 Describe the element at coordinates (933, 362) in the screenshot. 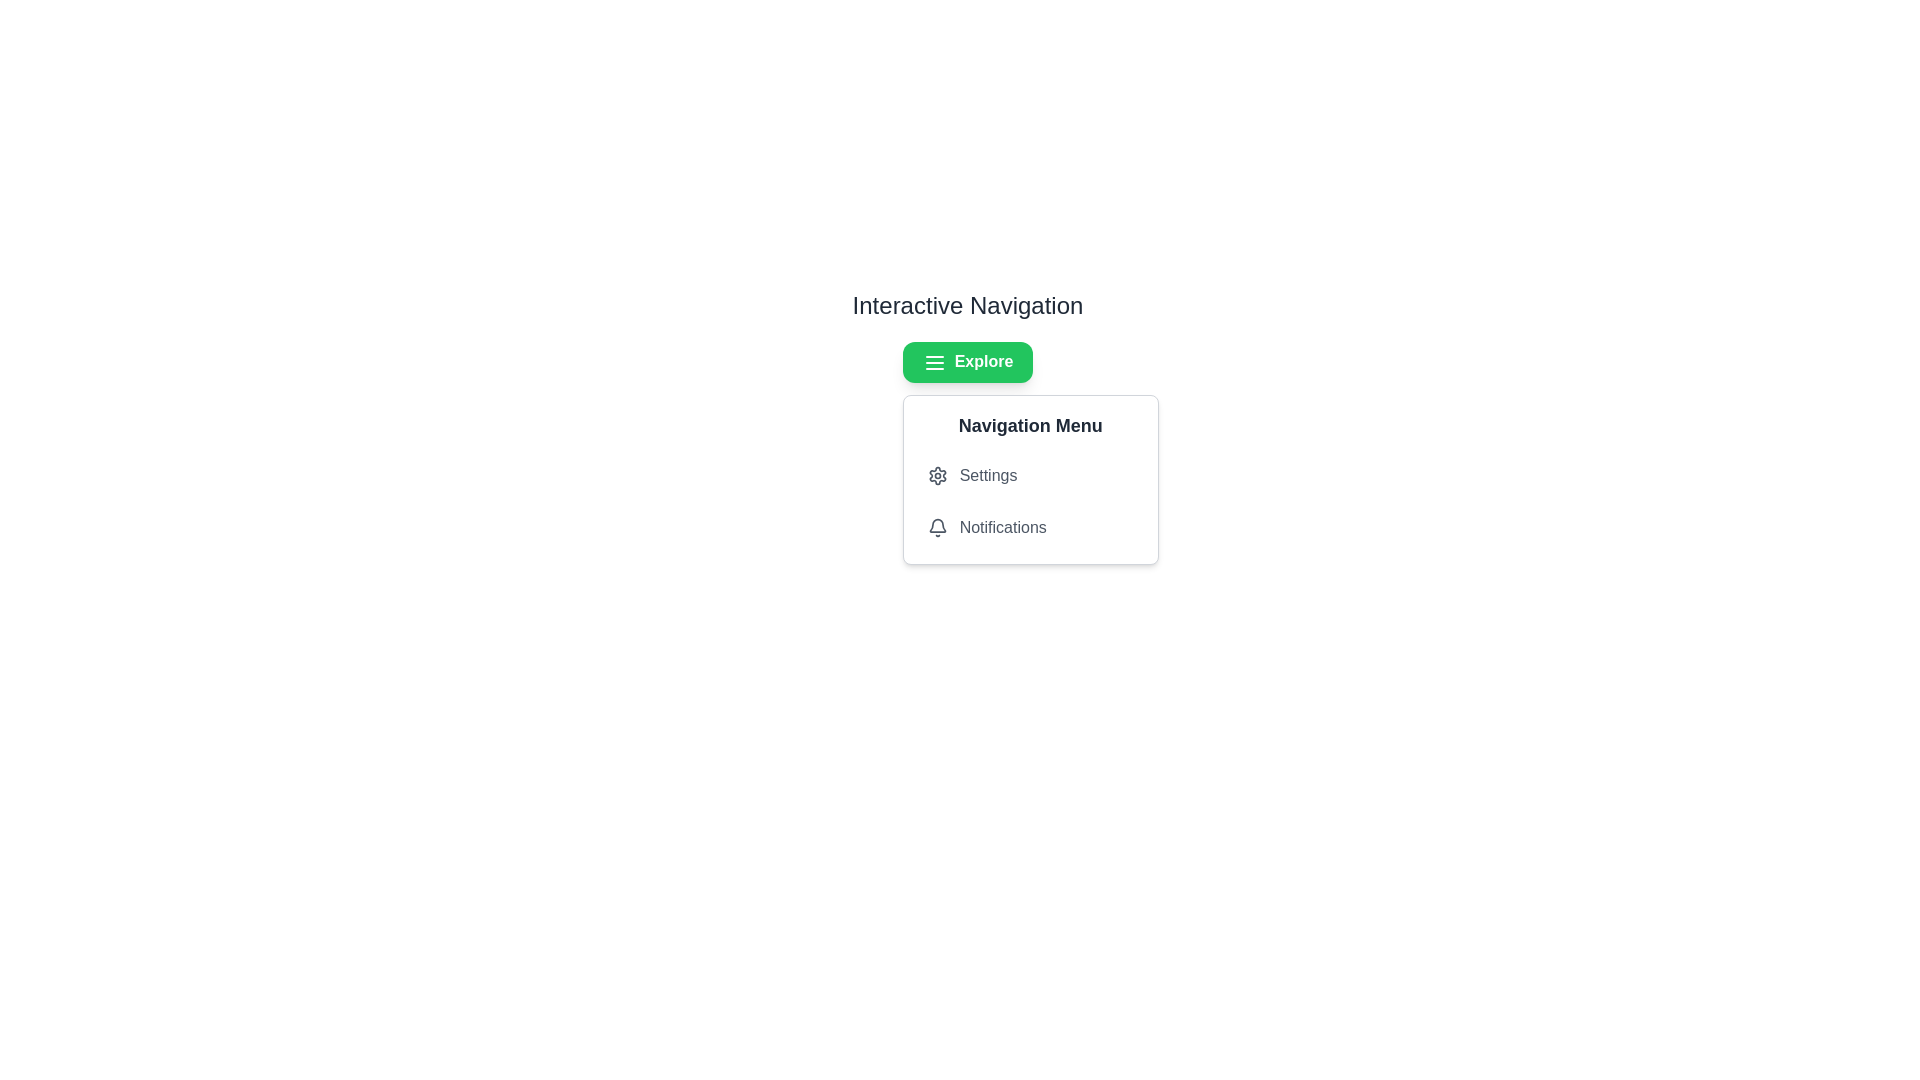

I see `the hamburger menu icon located within the green 'Explore' button at the center-top area of the page` at that location.